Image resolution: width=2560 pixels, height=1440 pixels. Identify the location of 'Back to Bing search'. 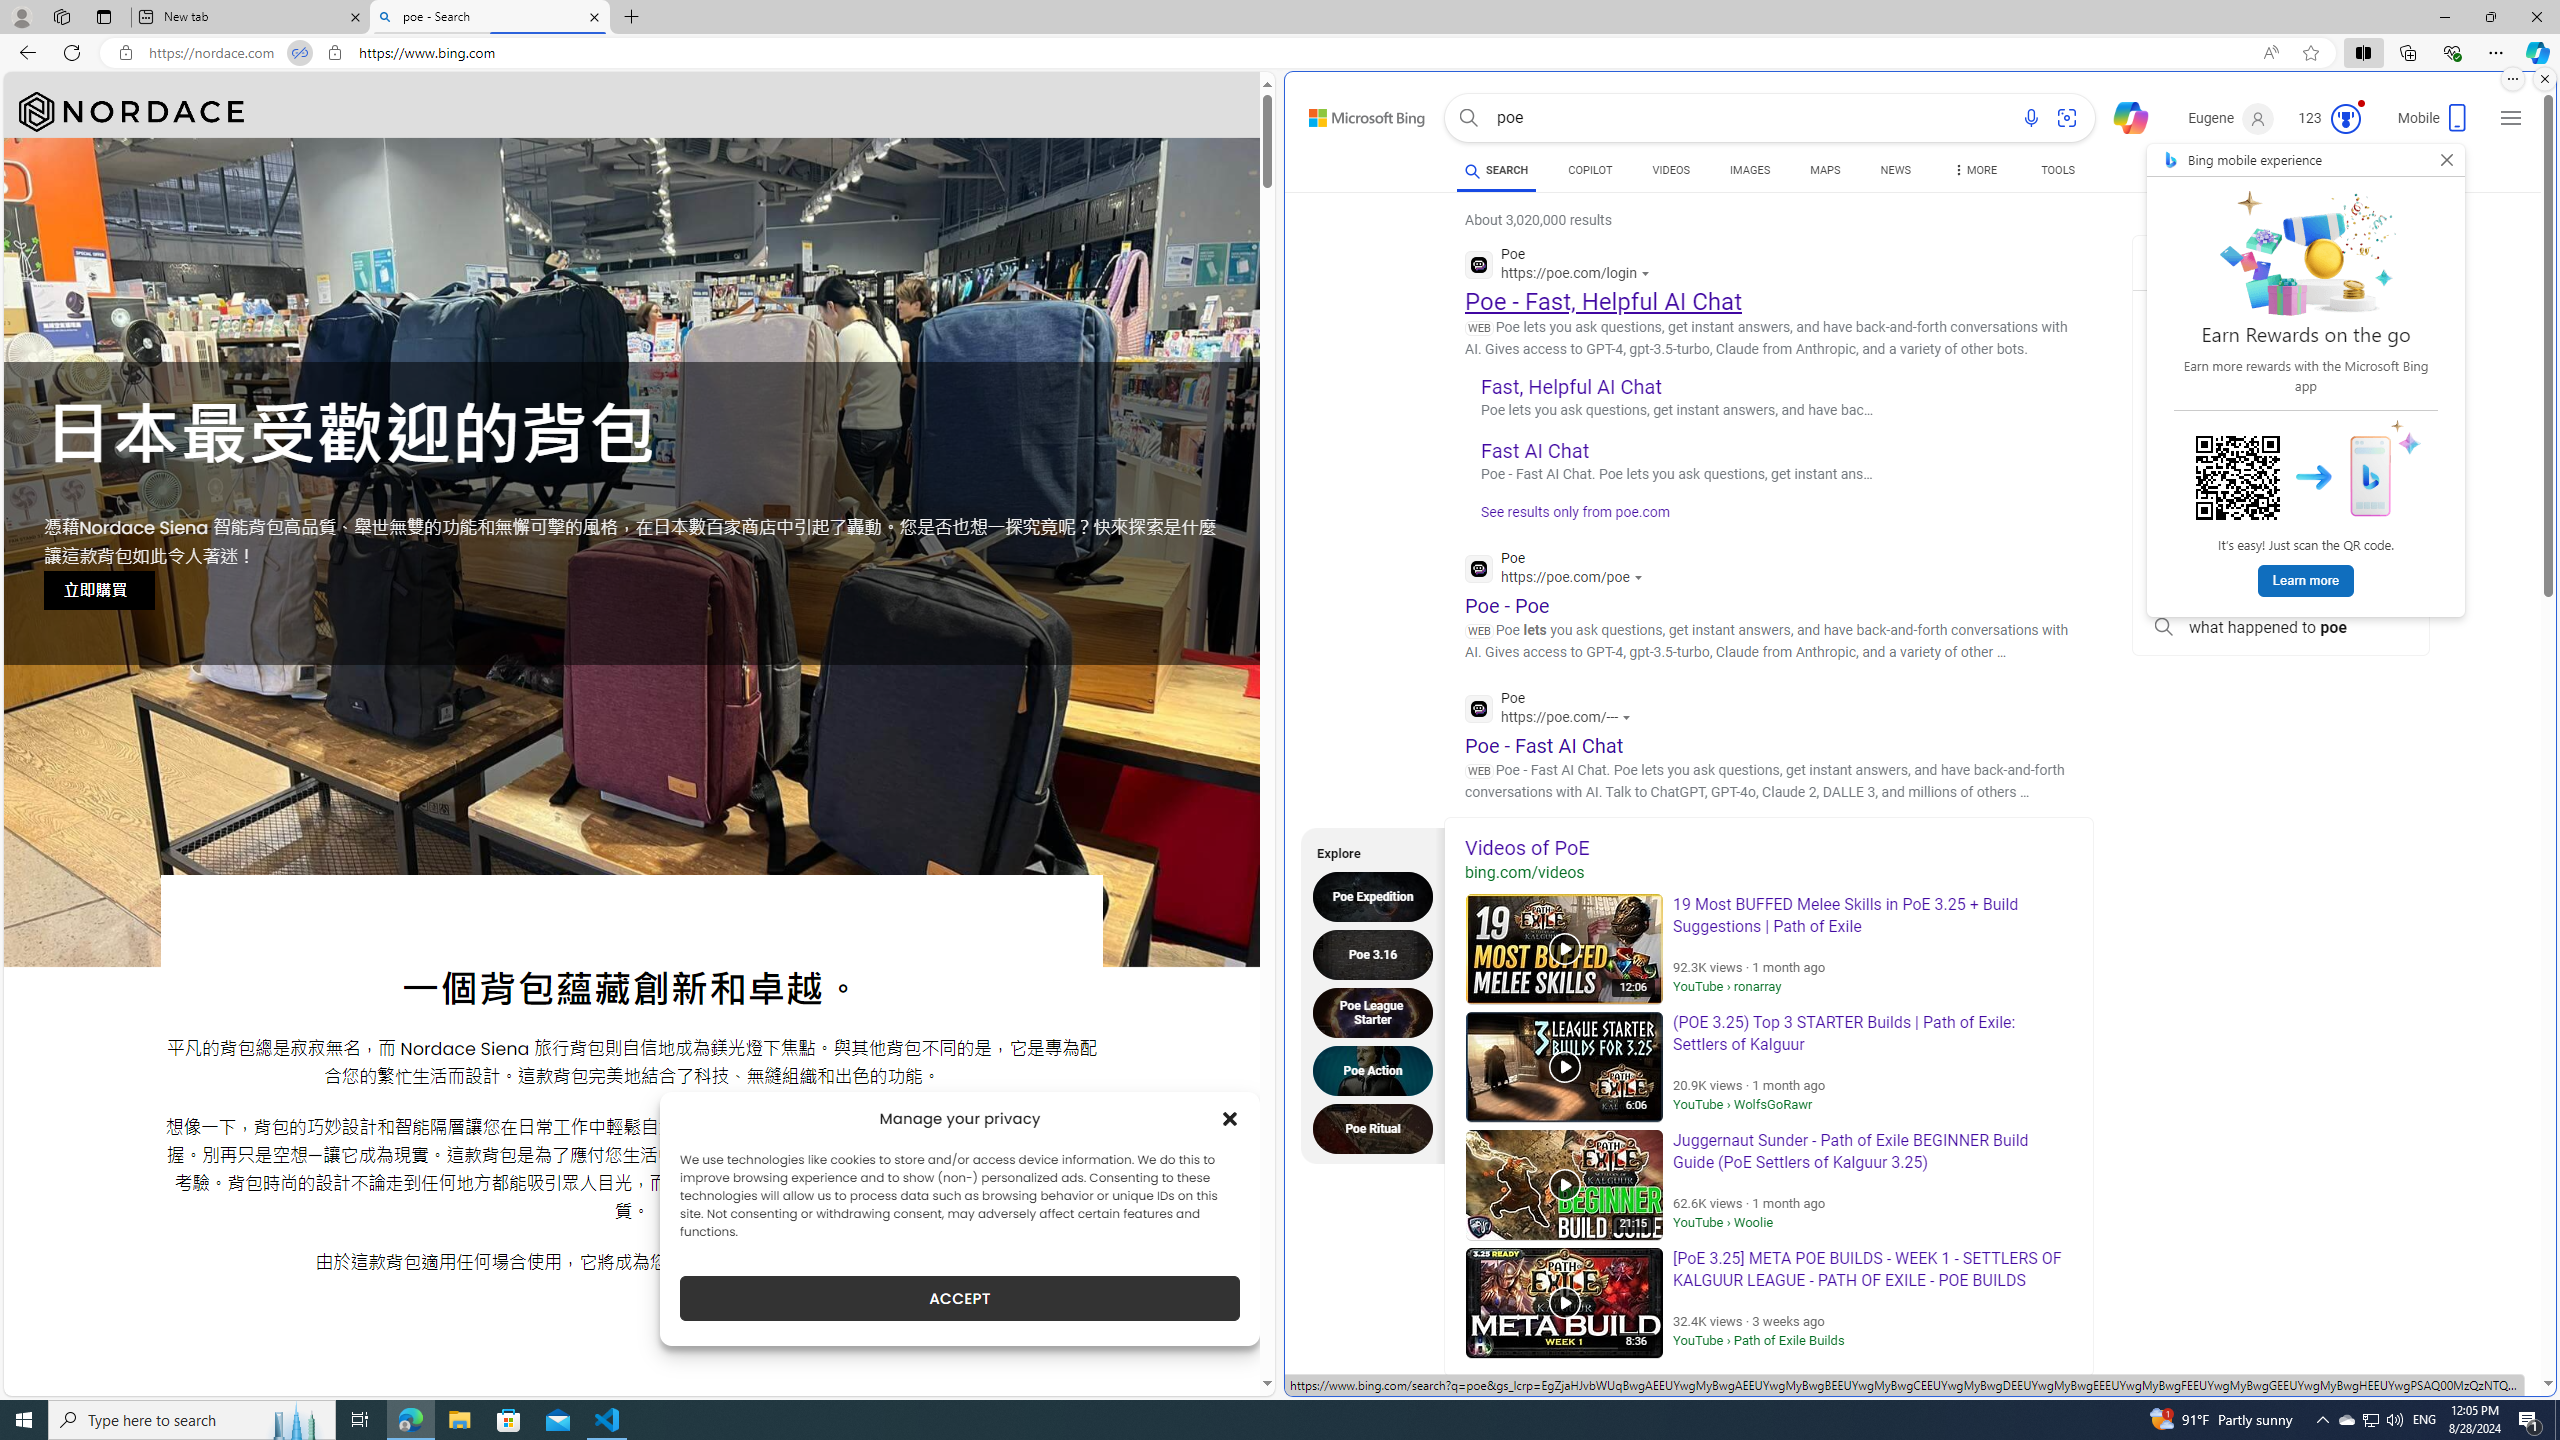
(1354, 112).